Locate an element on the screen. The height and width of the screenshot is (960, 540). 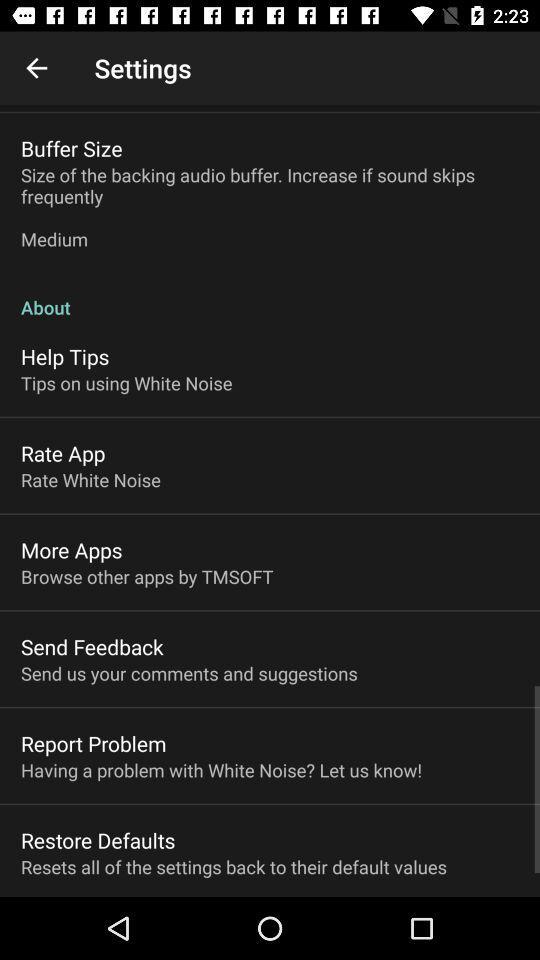
item above browse other apps icon is located at coordinates (70, 550).